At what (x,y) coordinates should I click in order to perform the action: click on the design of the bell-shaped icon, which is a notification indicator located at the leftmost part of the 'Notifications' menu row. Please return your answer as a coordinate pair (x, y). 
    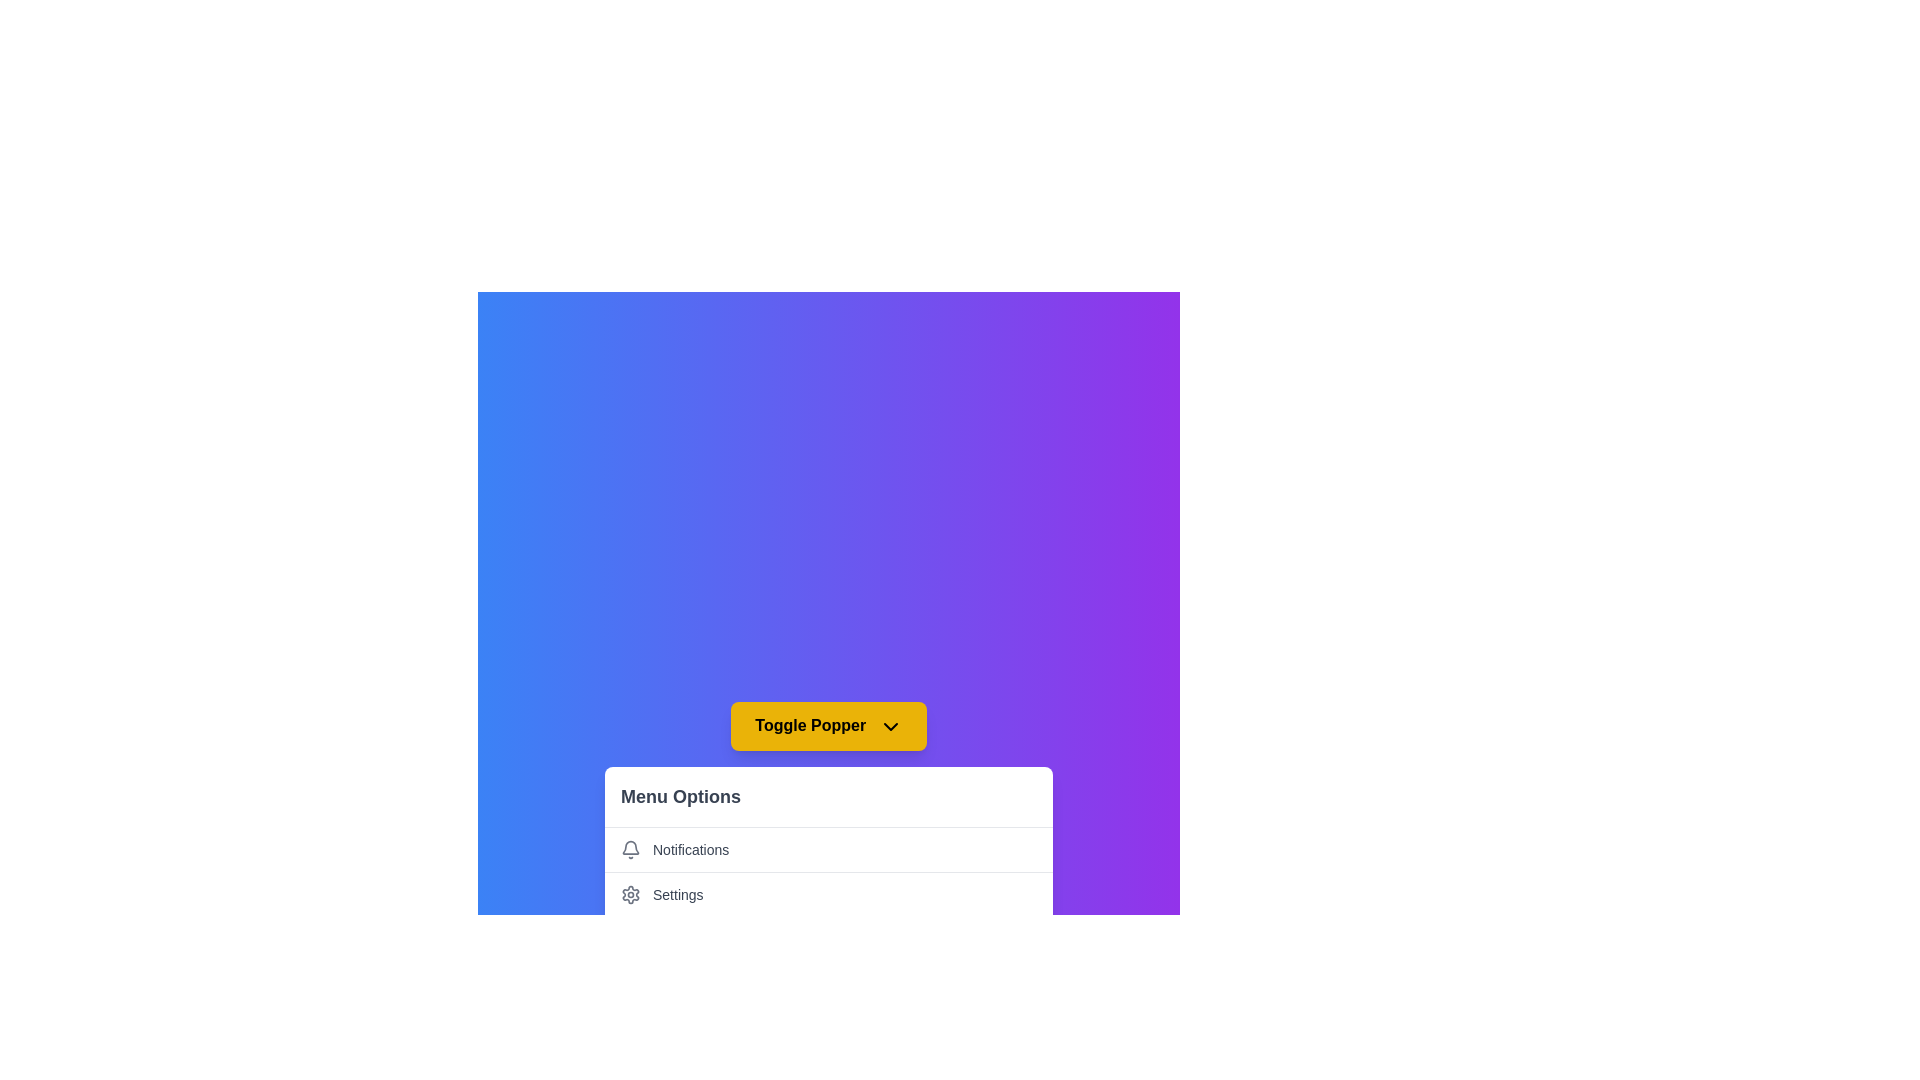
    Looking at the image, I should click on (629, 848).